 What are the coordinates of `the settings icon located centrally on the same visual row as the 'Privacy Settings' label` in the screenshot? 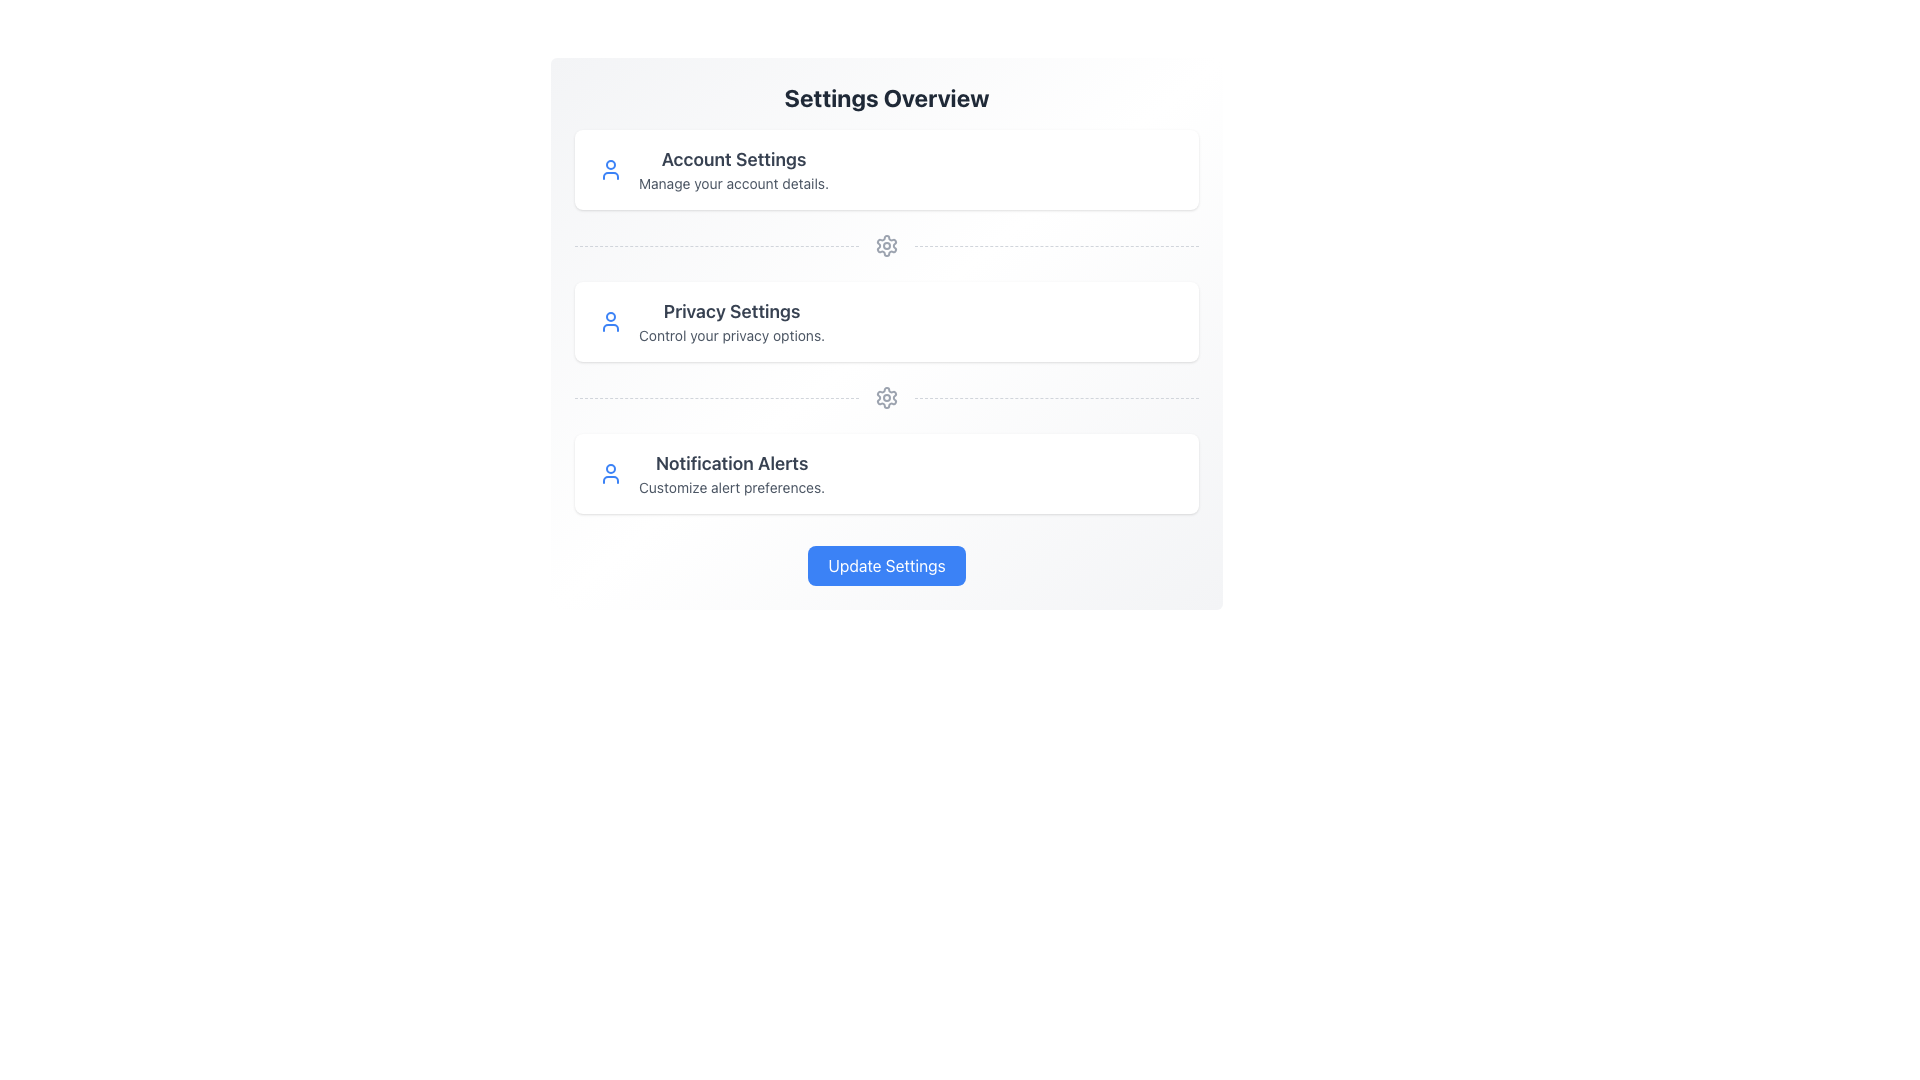 It's located at (886, 397).